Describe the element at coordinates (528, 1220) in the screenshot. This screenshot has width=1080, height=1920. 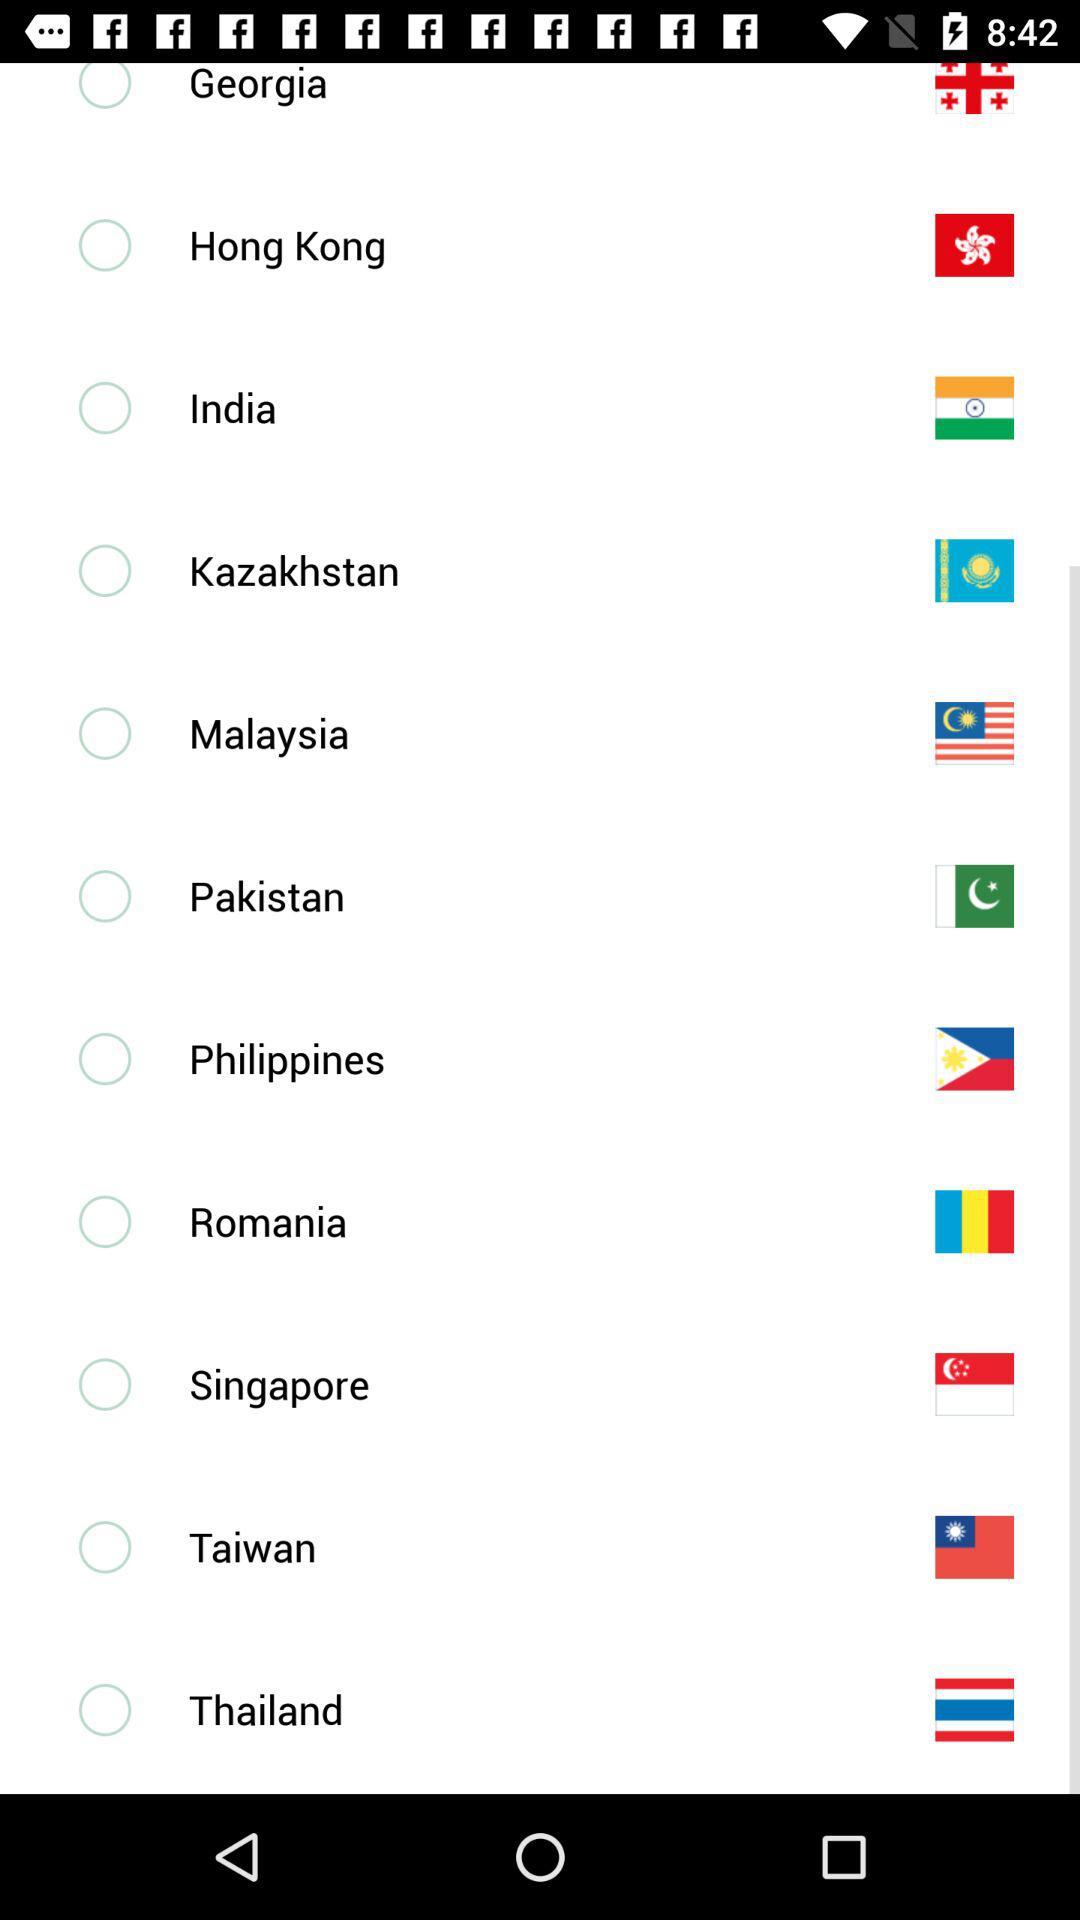
I see `the romania` at that location.